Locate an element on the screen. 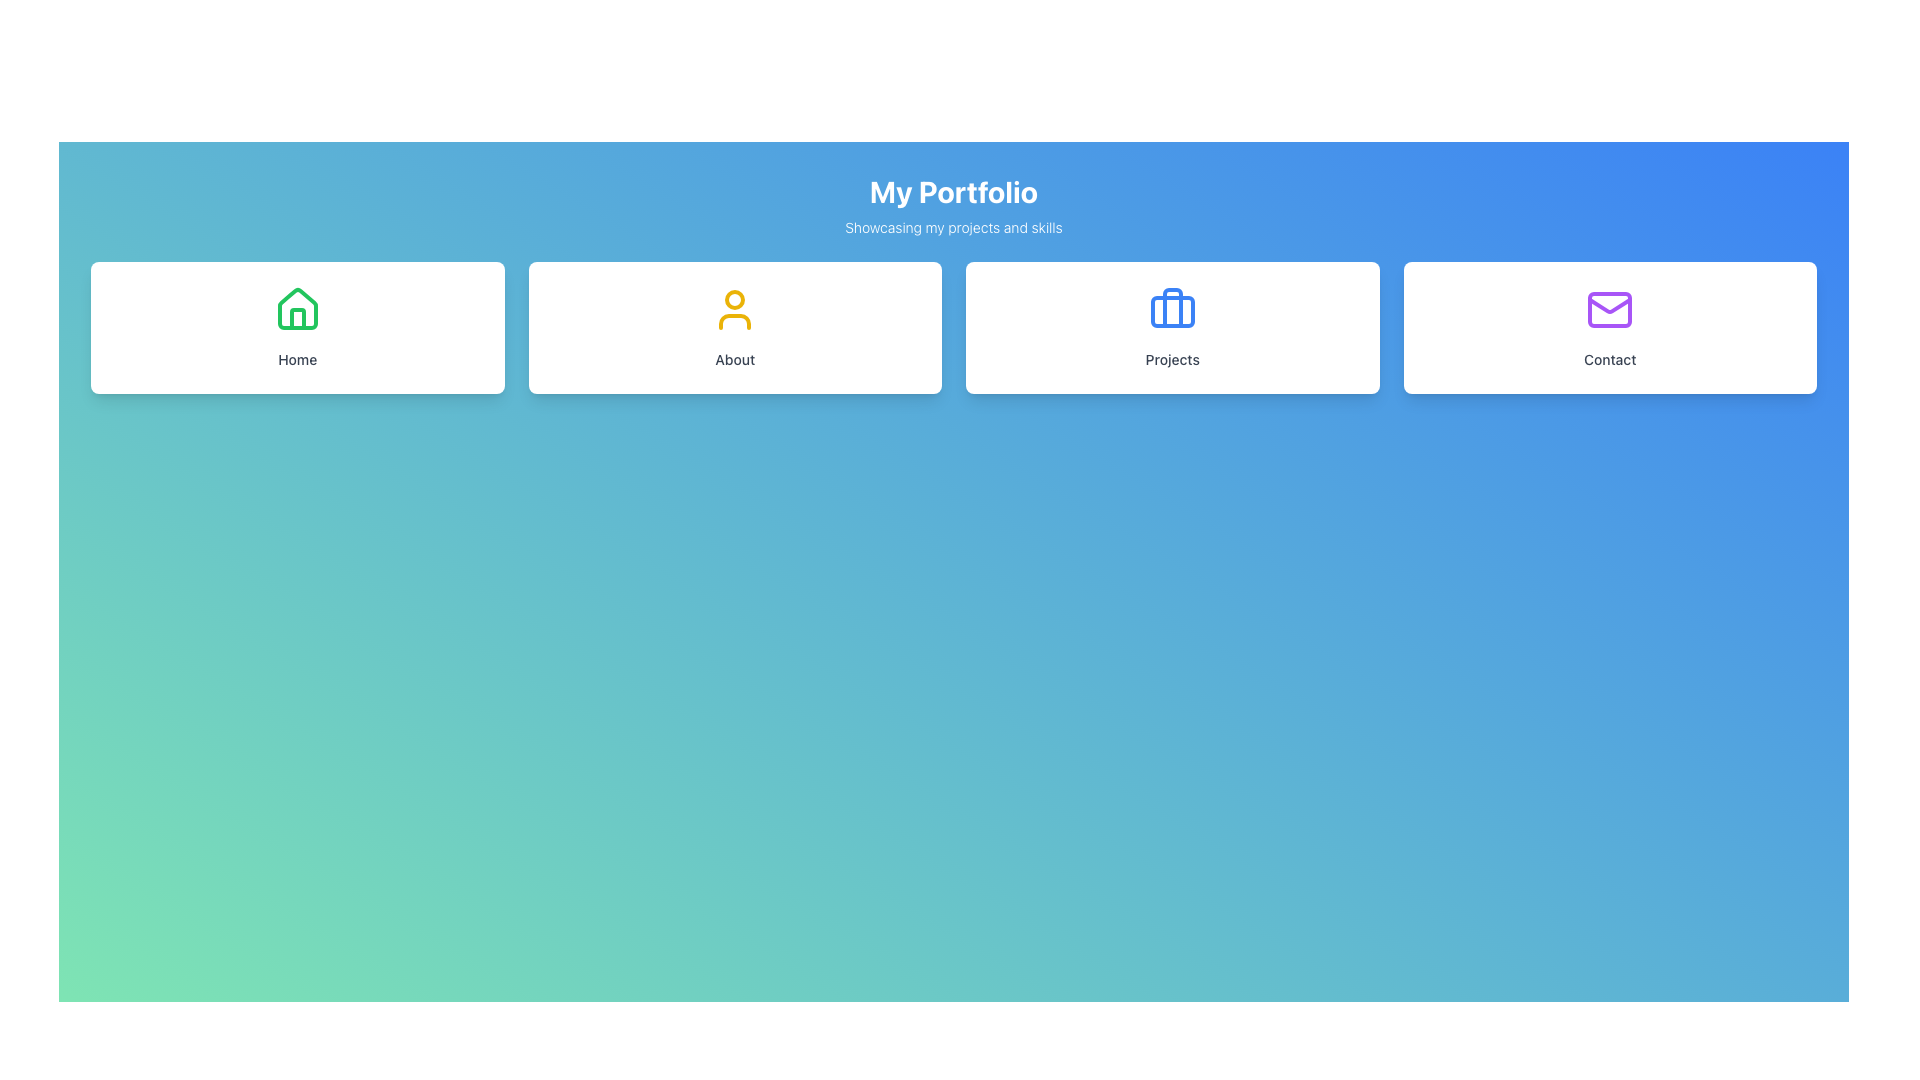  the 'Contact' text label, which is styled with a gray font that transitions to purple on hover and is located at the bottom-center of a card in a grid layout is located at coordinates (1610, 358).